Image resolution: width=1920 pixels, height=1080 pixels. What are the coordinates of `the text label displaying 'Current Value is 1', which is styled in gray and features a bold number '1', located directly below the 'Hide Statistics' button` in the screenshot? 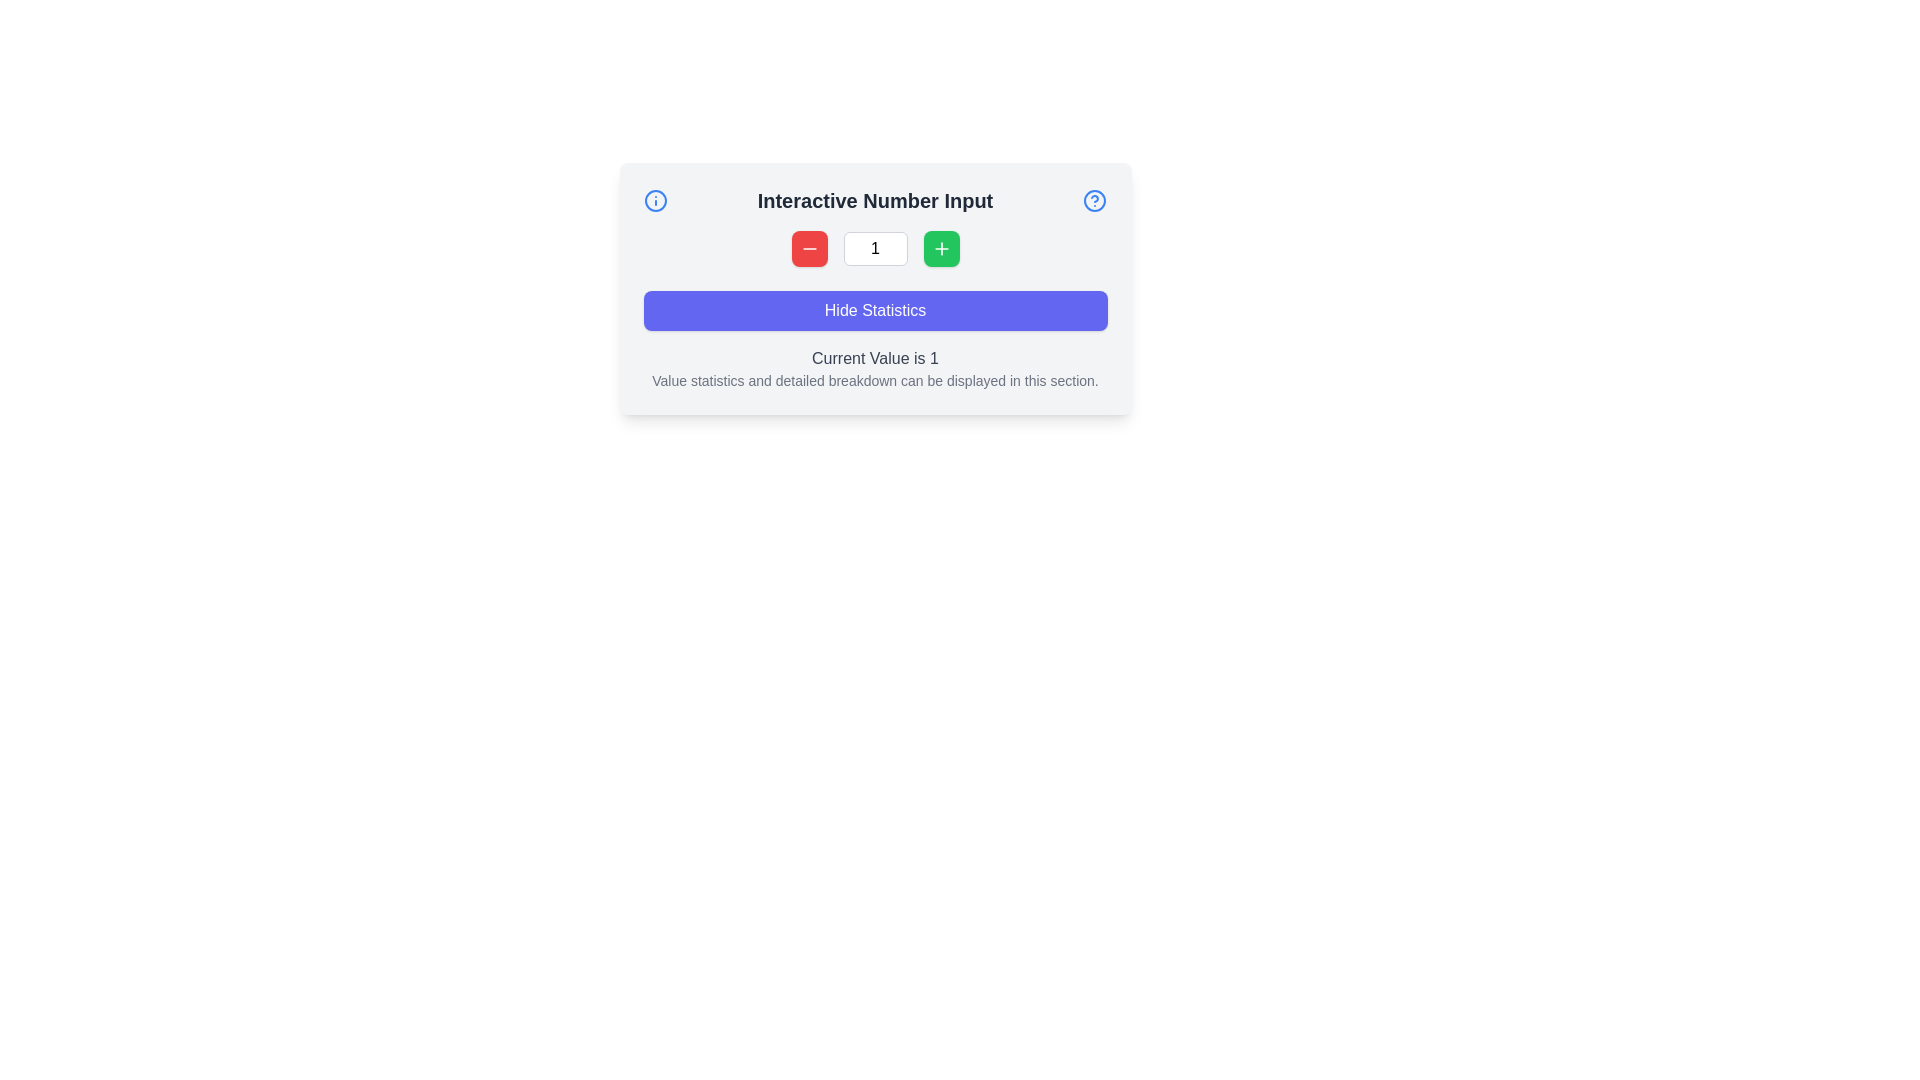 It's located at (875, 357).